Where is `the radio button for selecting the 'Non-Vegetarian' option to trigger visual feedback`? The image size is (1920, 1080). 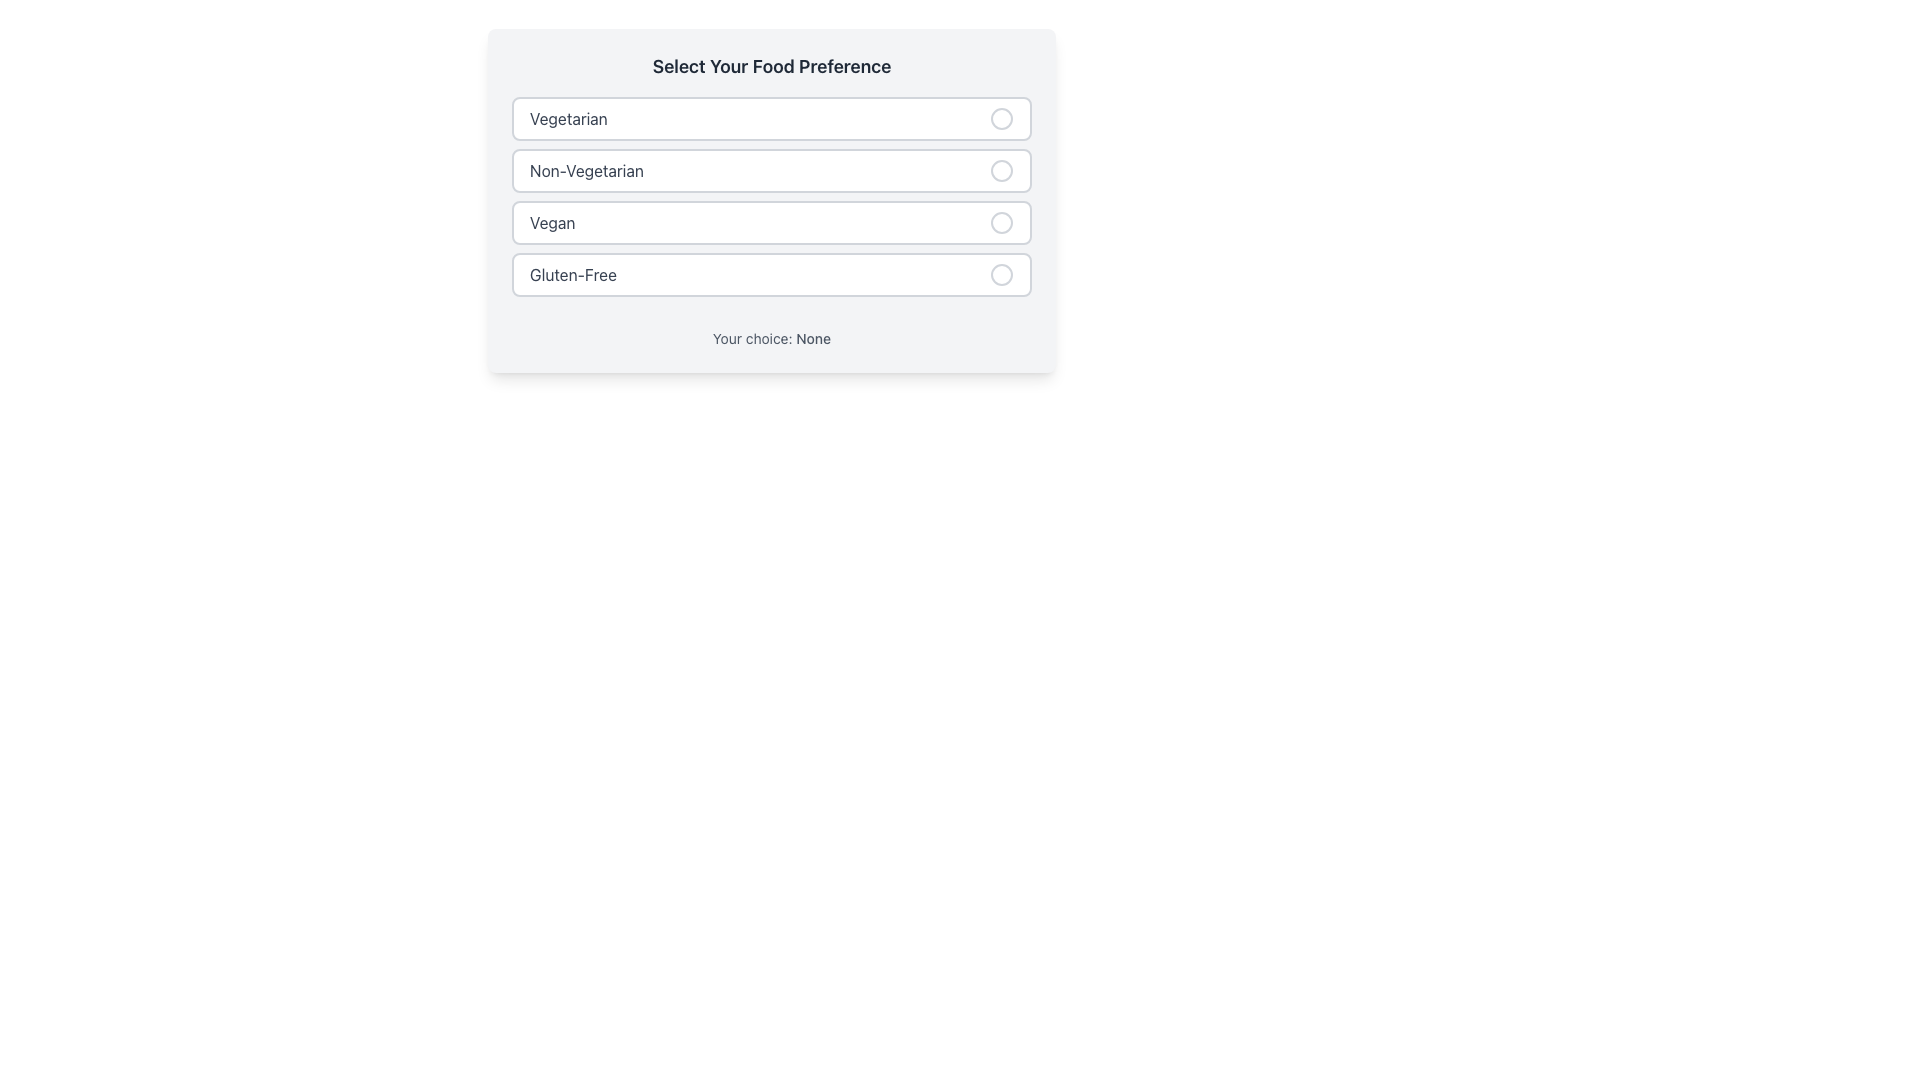 the radio button for selecting the 'Non-Vegetarian' option to trigger visual feedback is located at coordinates (1002, 169).